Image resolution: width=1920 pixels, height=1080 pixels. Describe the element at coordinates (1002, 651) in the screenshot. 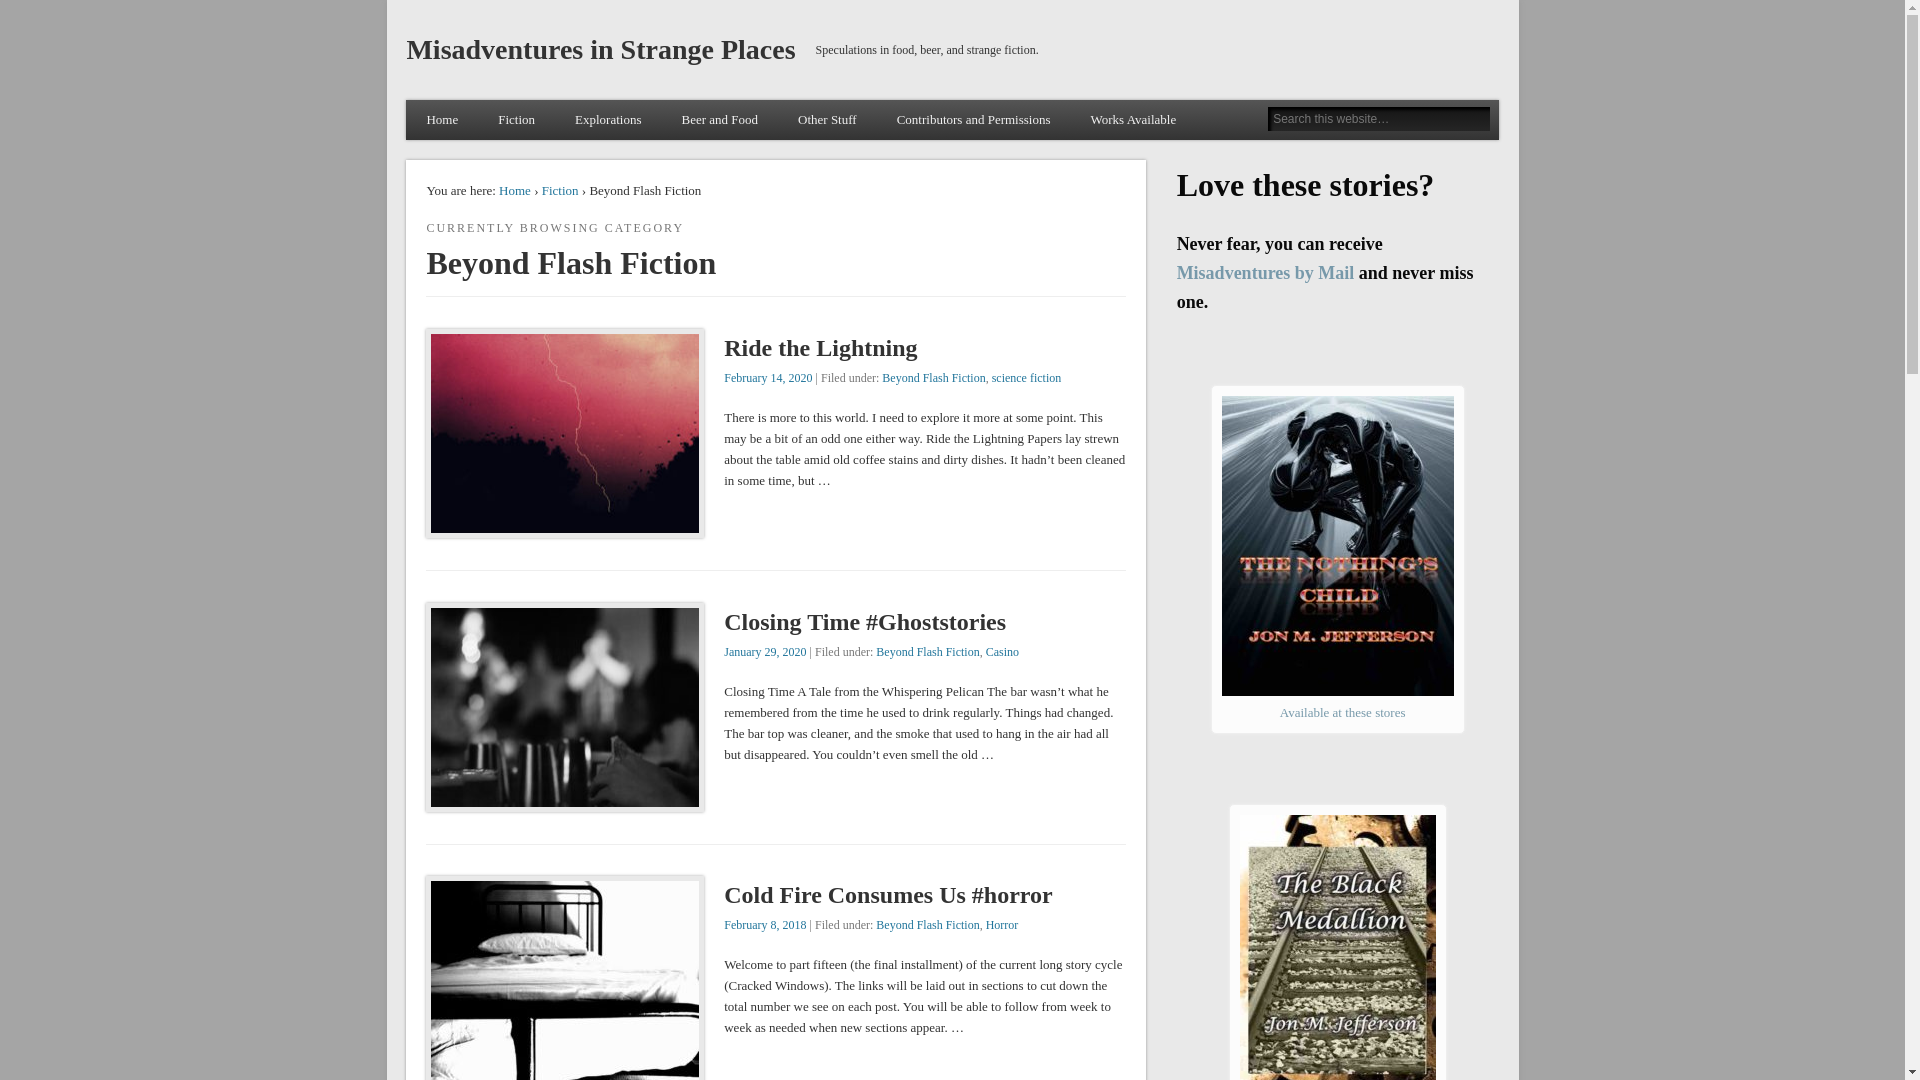

I see `'Casino'` at that location.